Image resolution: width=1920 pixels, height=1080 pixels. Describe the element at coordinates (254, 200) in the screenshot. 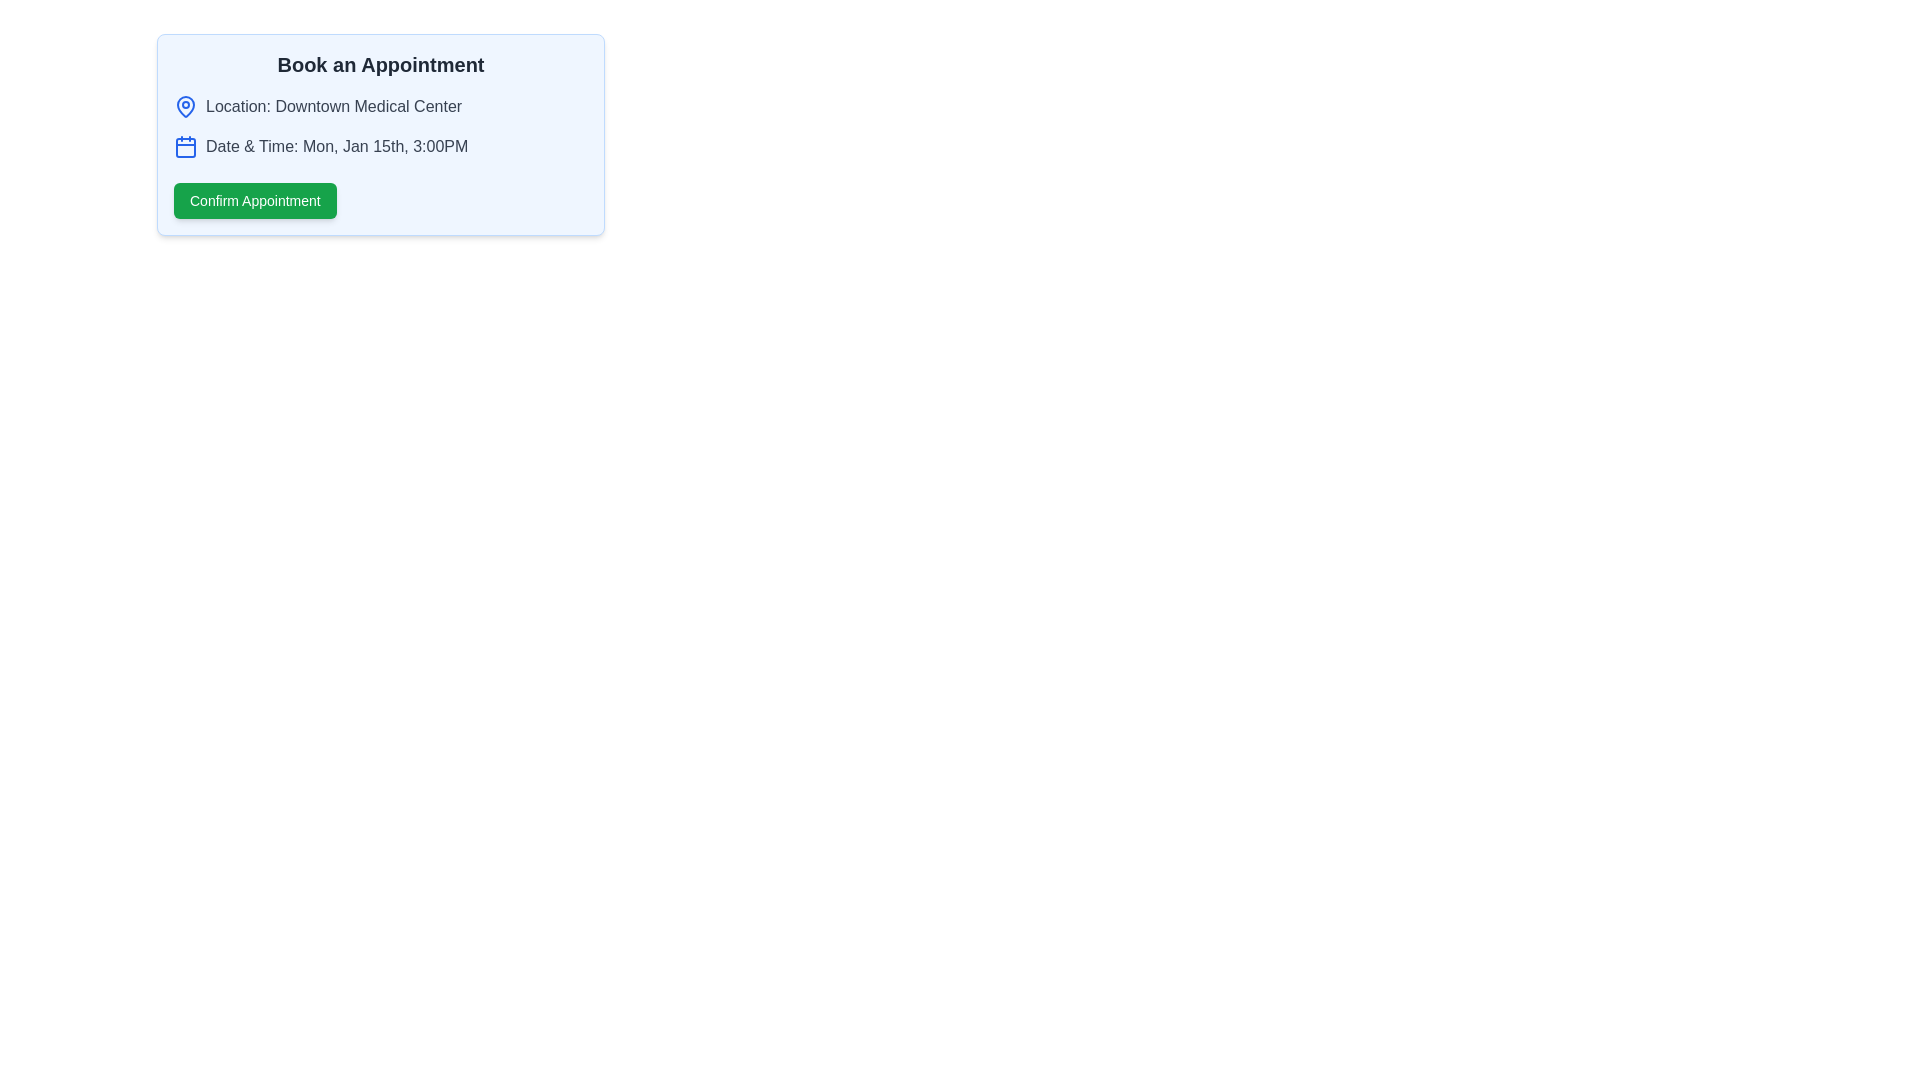

I see `the confirmation button located at the bottom left of the booking card` at that location.